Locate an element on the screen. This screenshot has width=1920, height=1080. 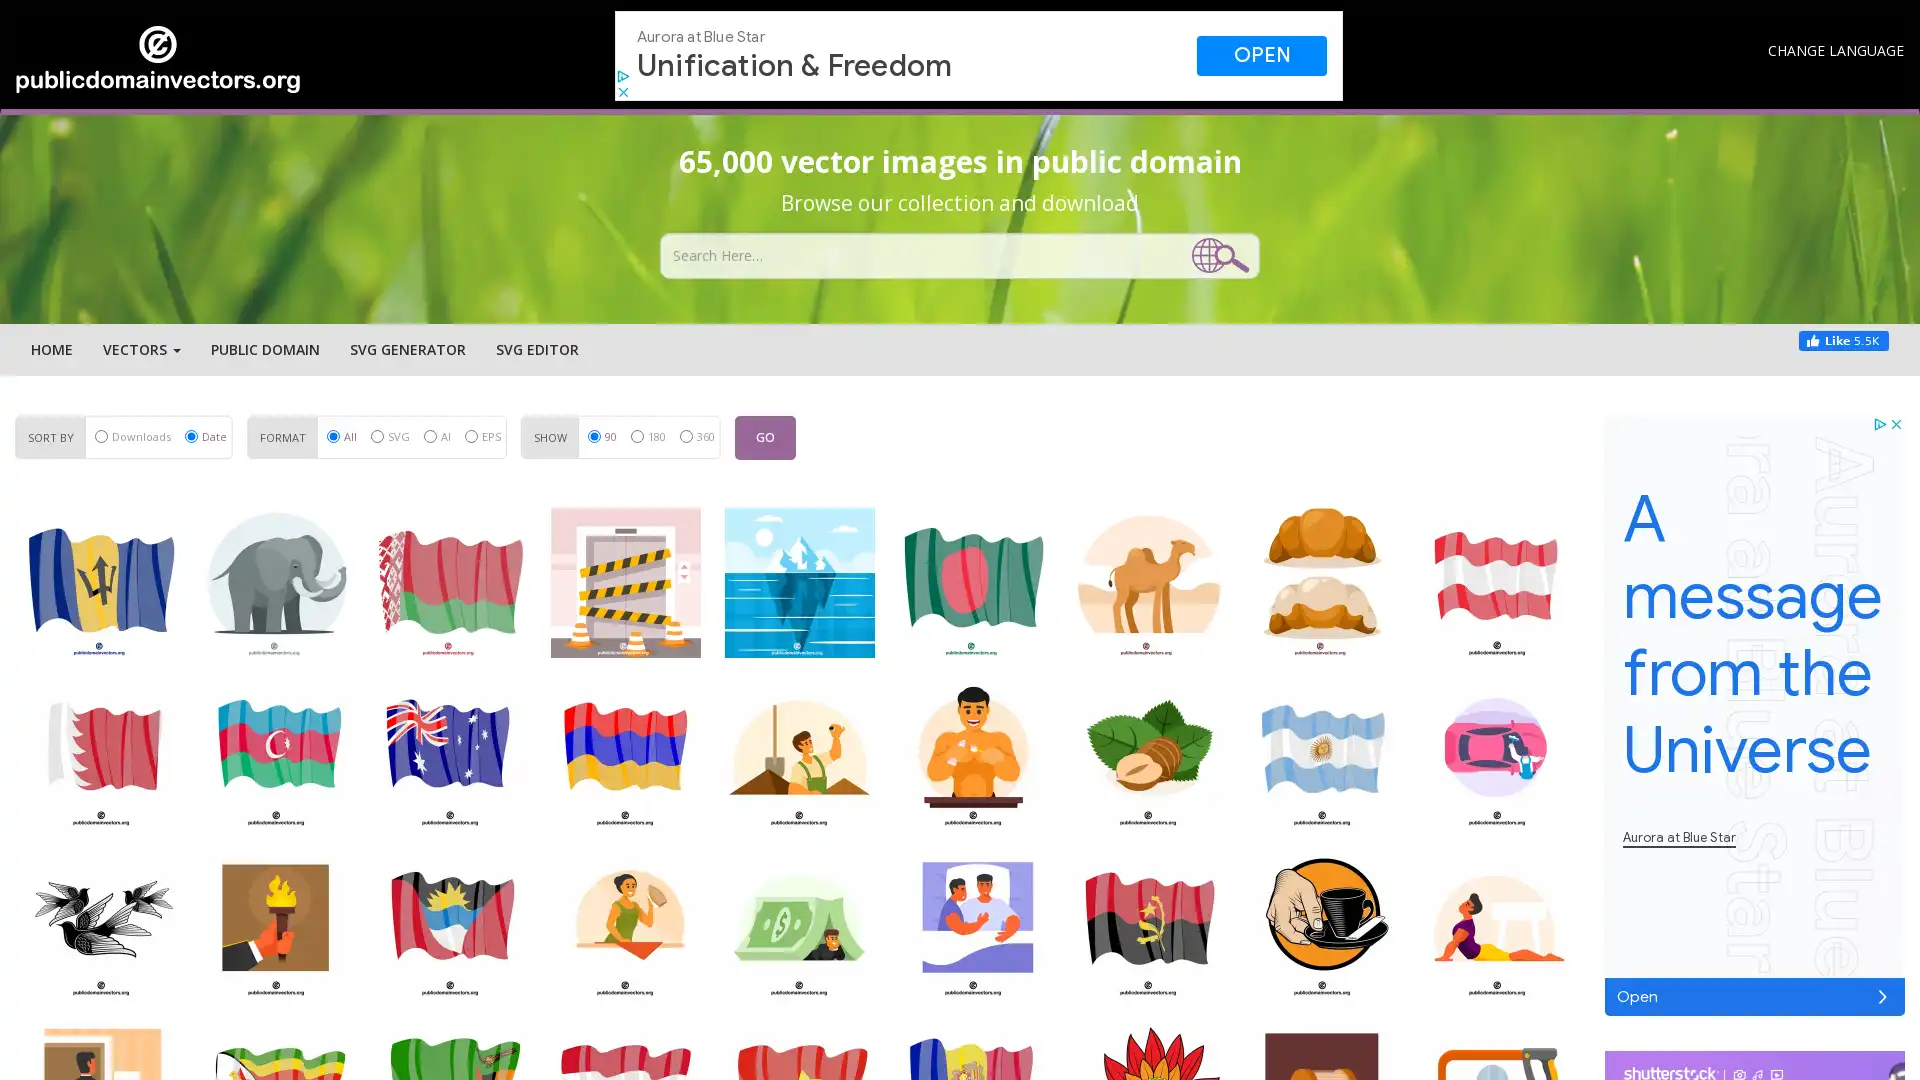
GO is located at coordinates (764, 437).